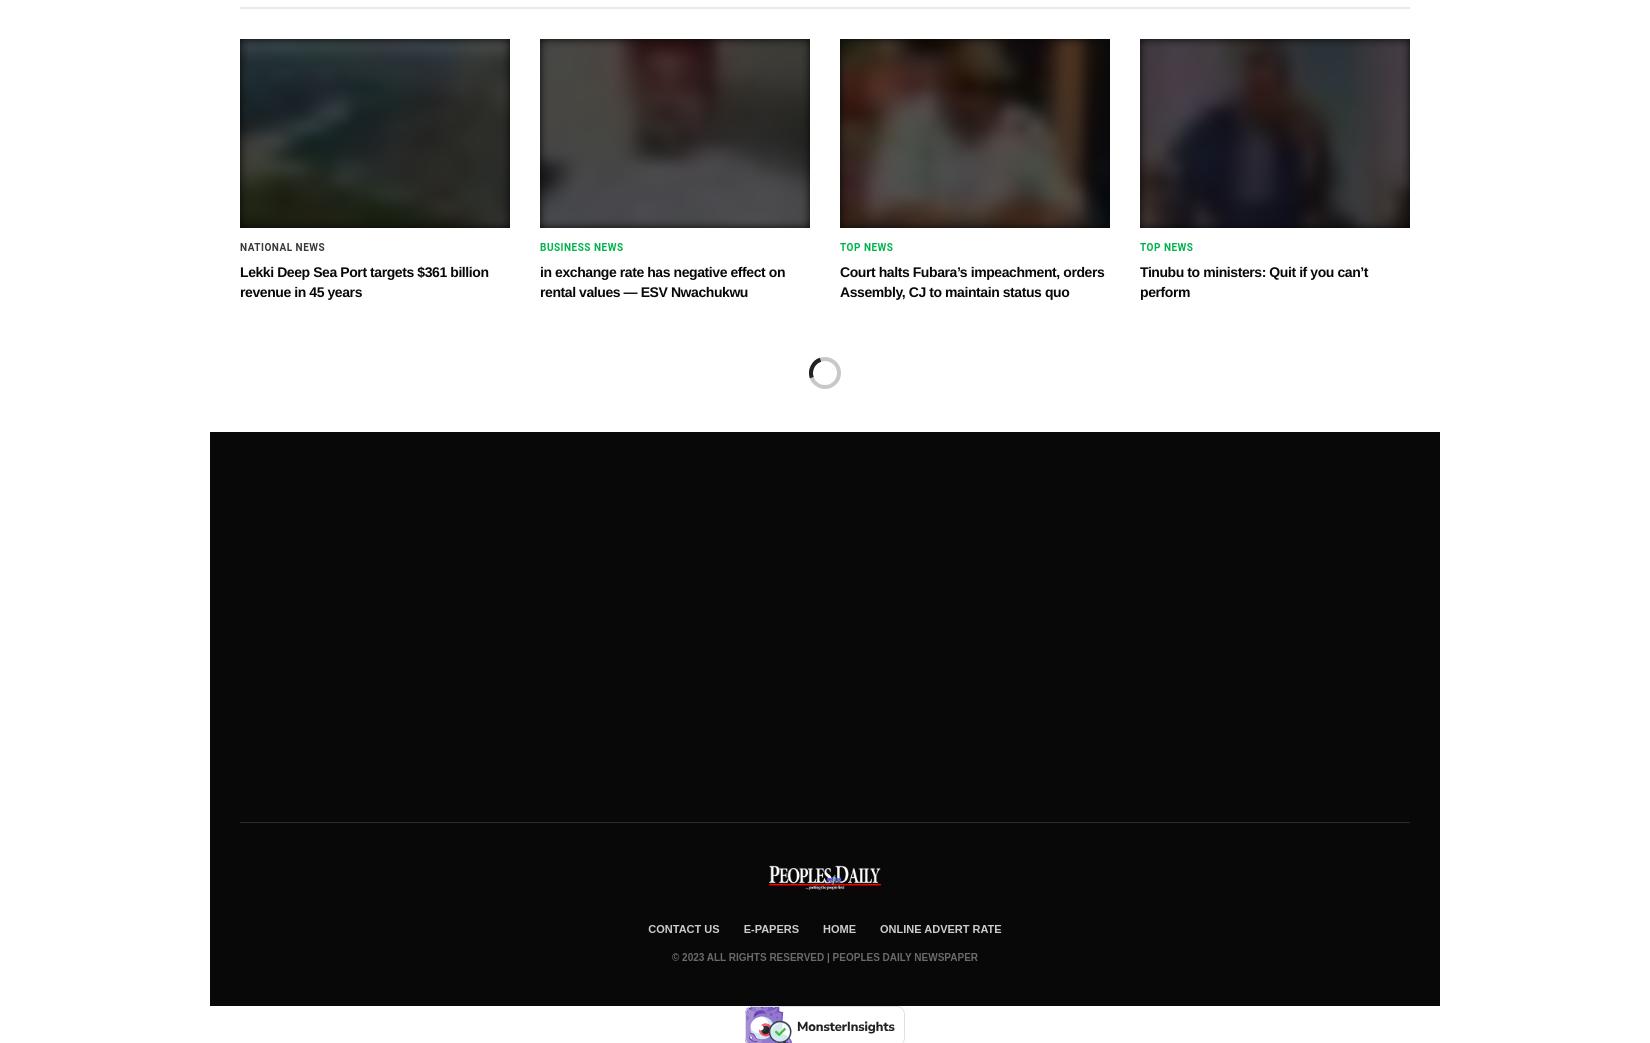 This screenshot has height=1043, width=1650. I want to click on 'Online Advert Rate', so click(940, 926).